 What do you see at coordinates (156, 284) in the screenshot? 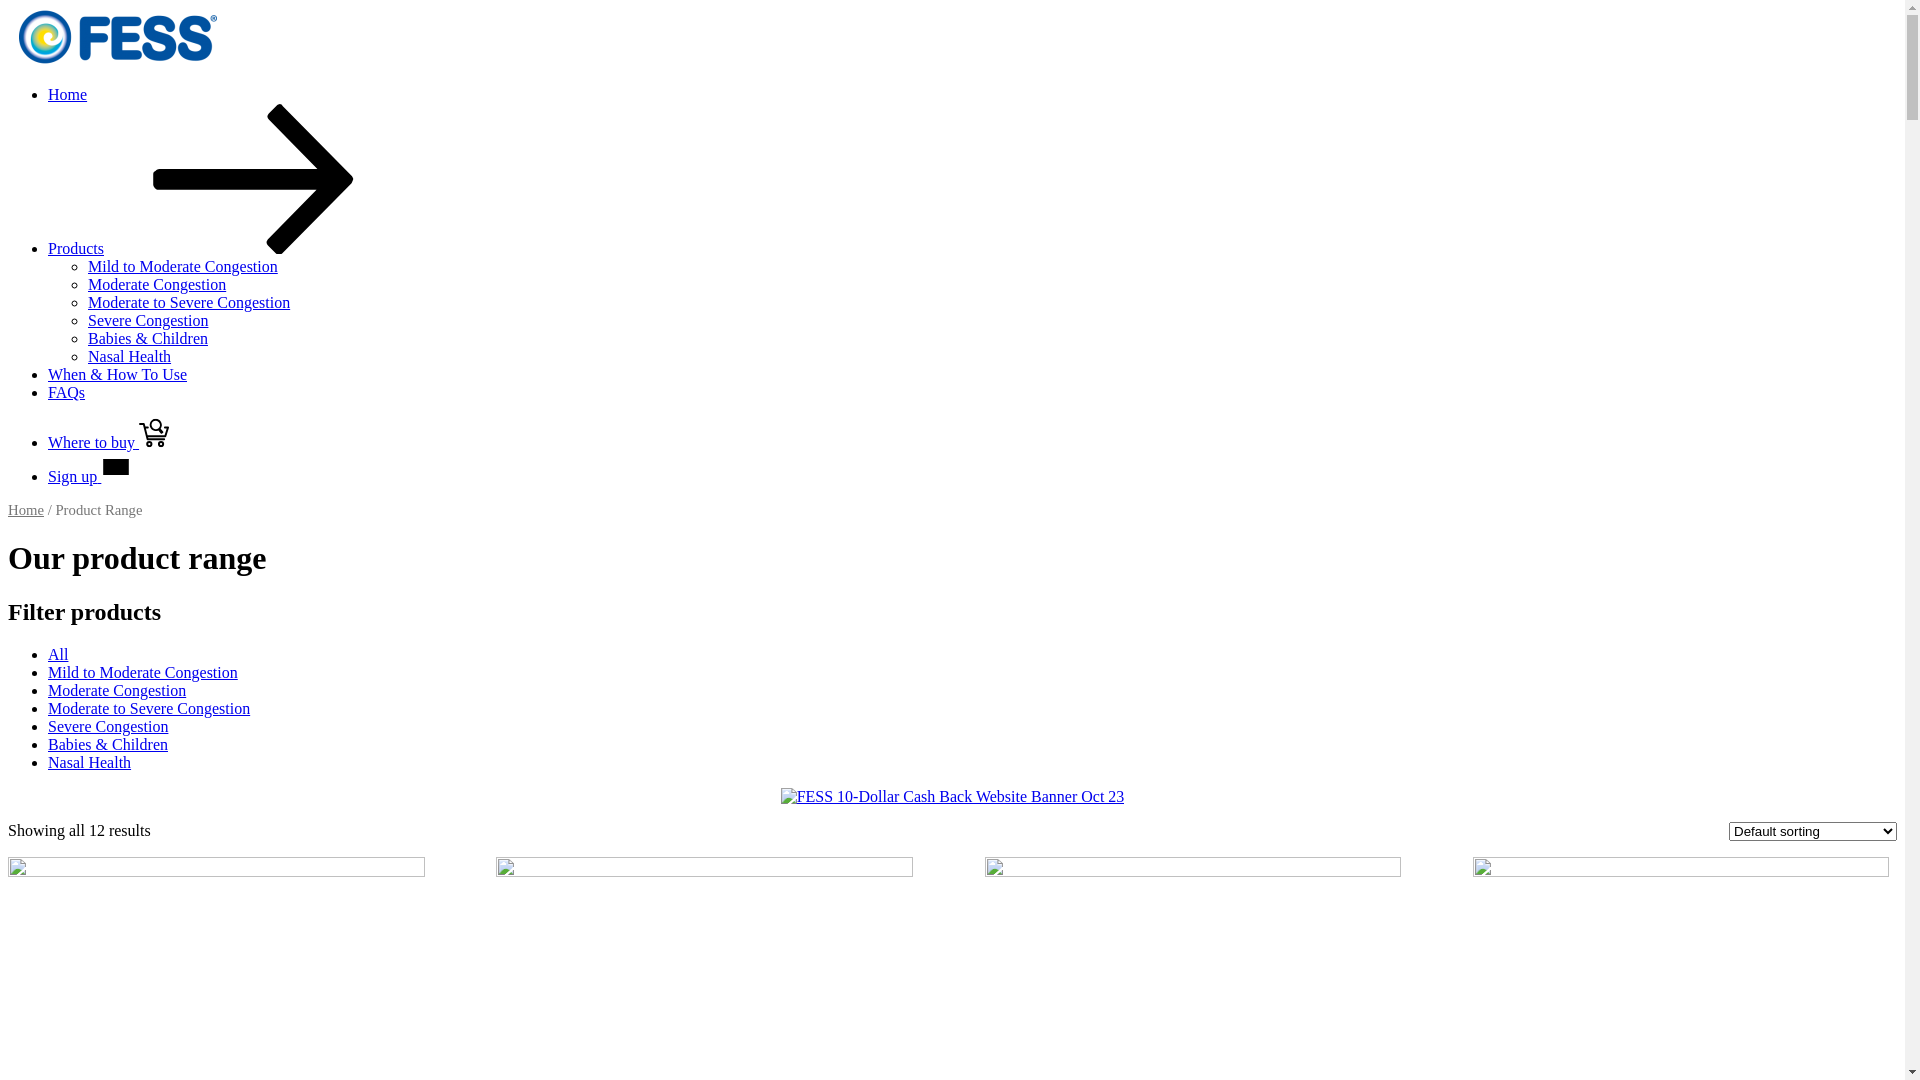
I see `'Moderate Congestion'` at bounding box center [156, 284].